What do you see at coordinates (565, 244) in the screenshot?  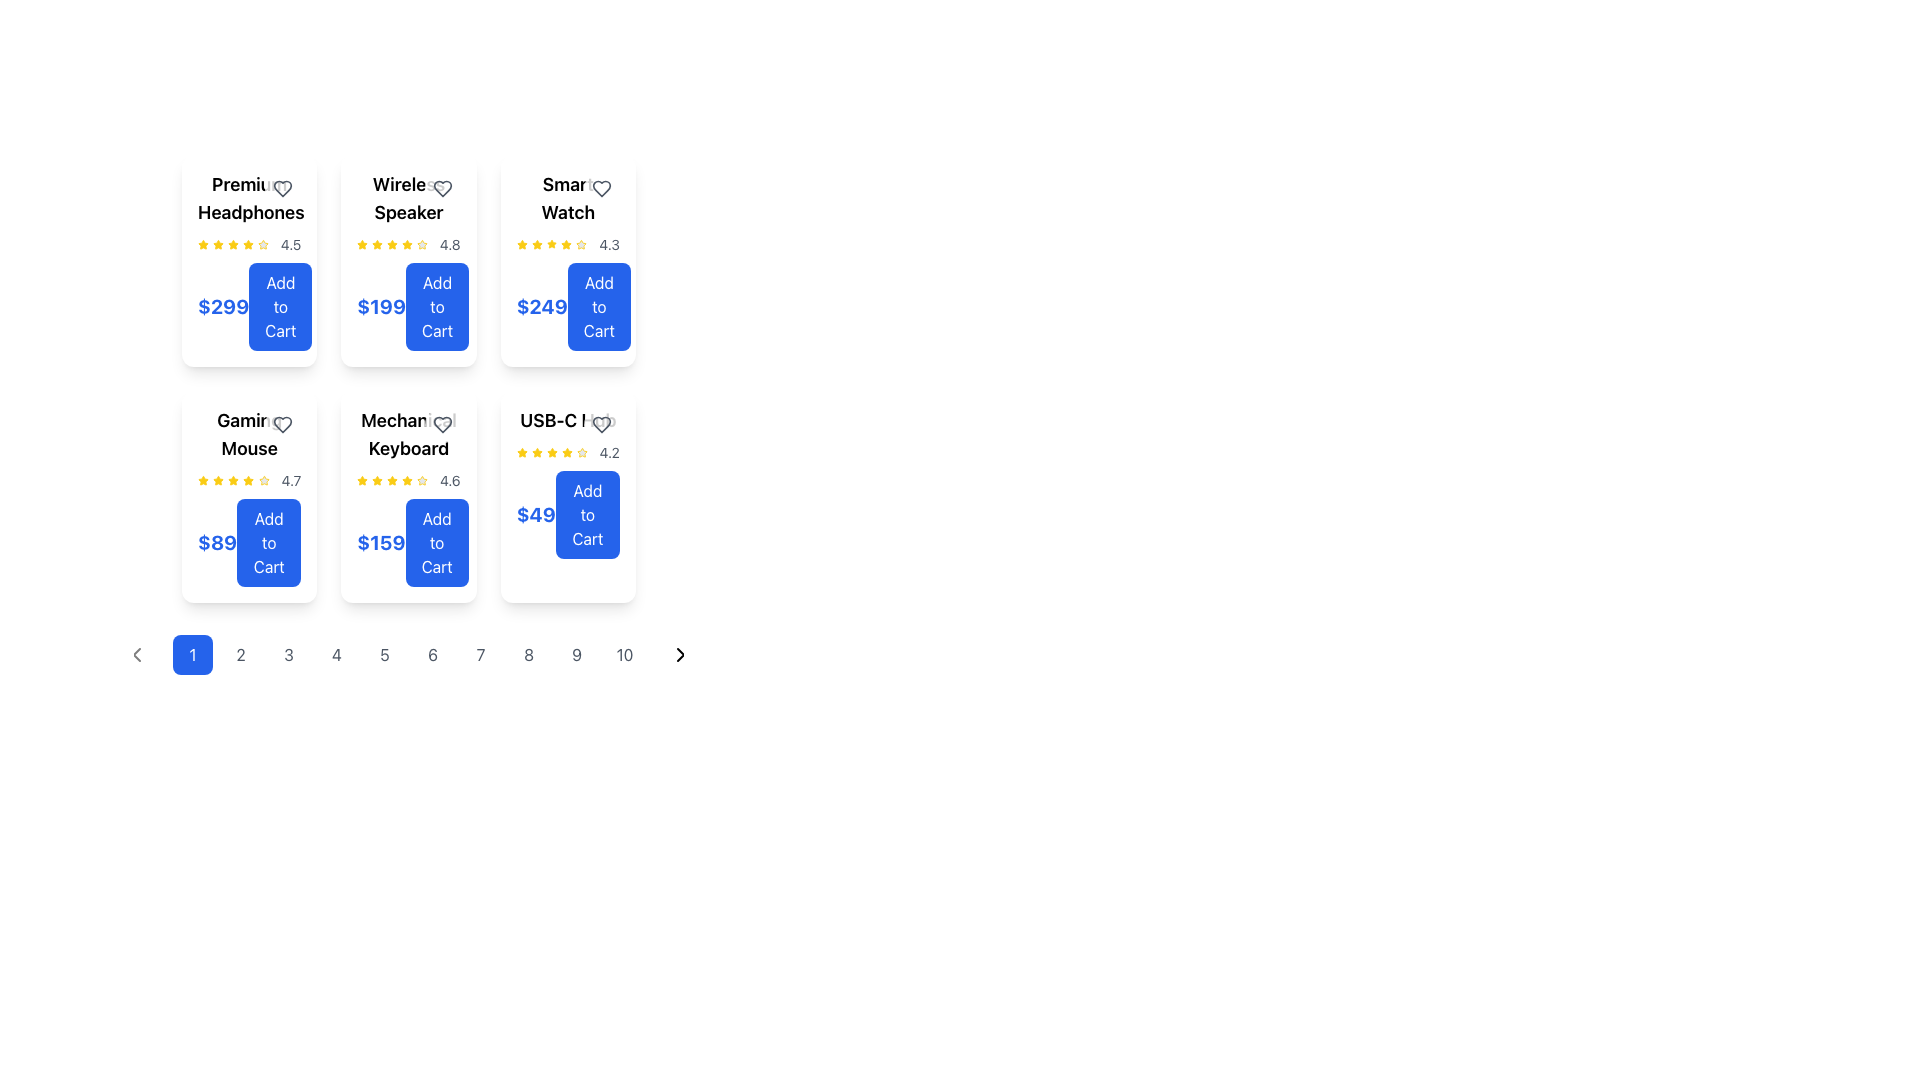 I see `the yellow star icon representing an active rating for the 'Smart Watch' product, which is the sixth star in a sequence of rating stars` at bounding box center [565, 244].